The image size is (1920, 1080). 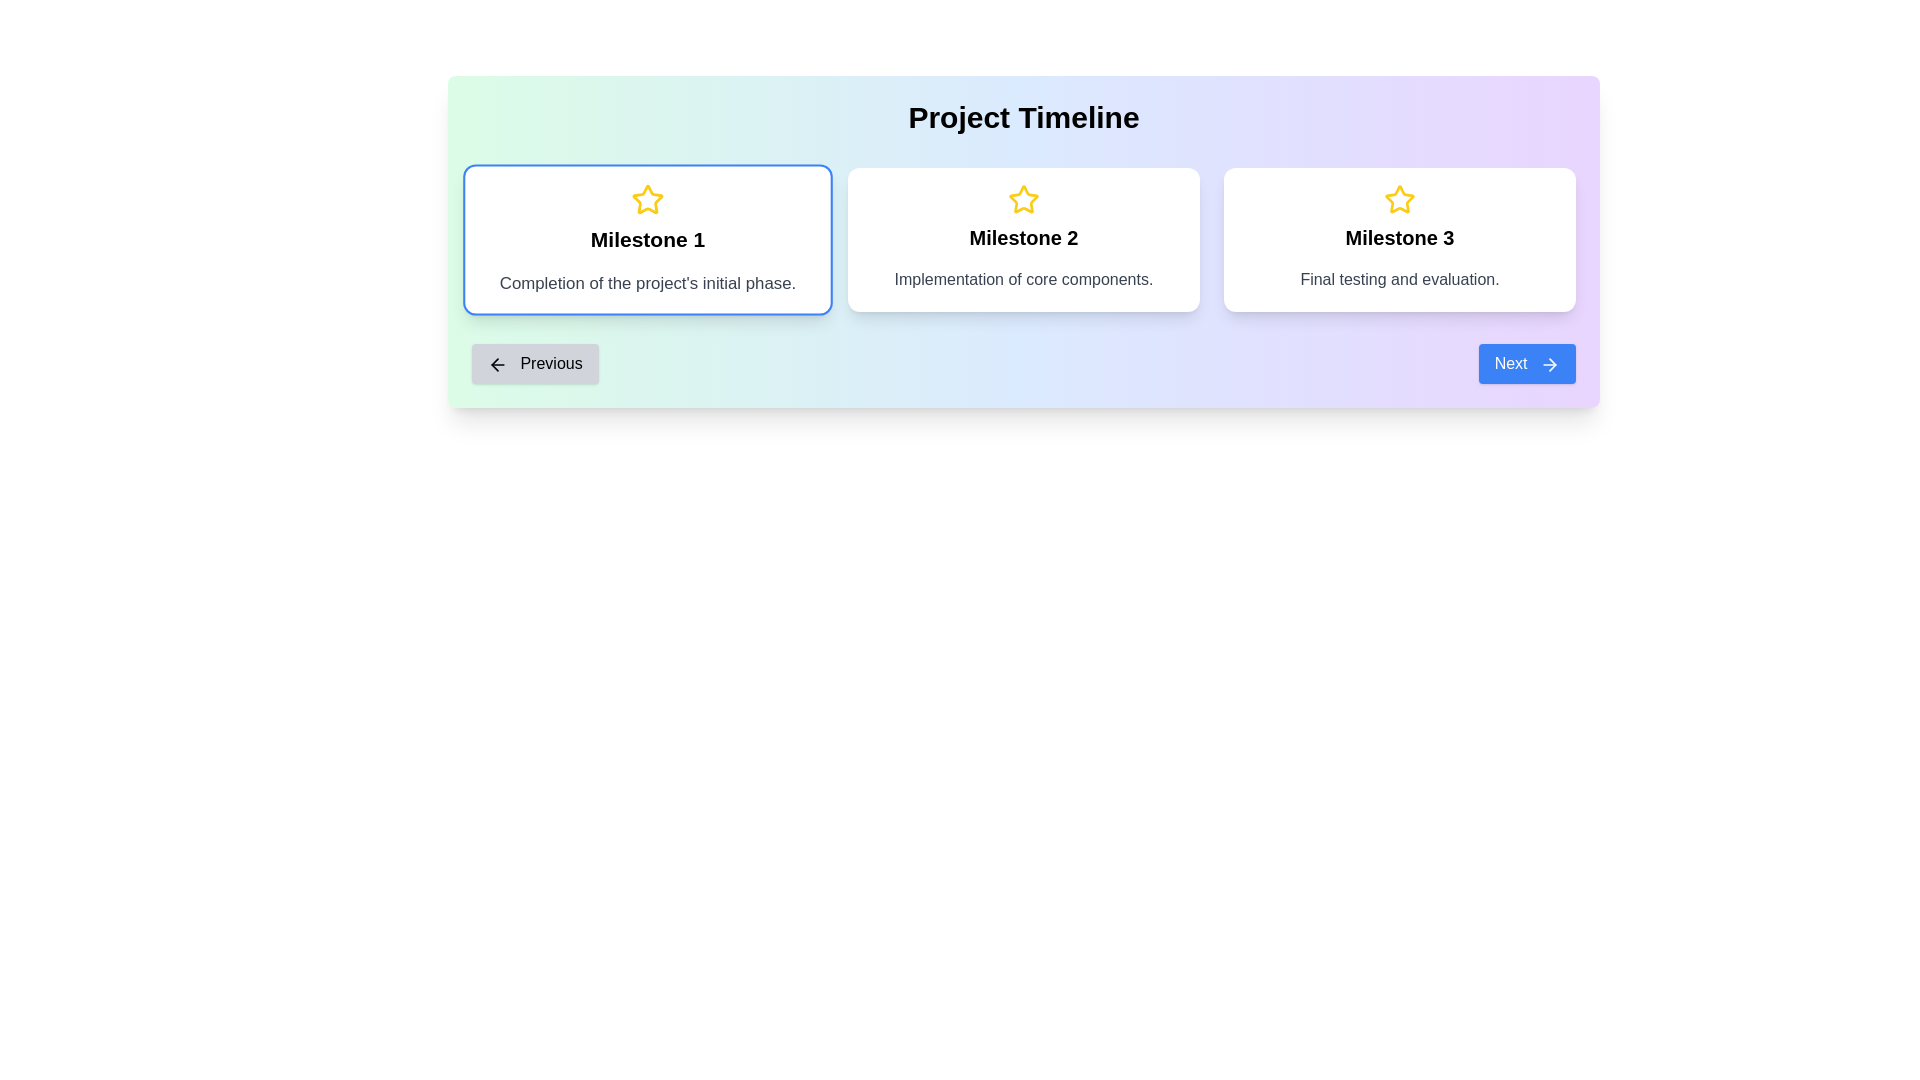 What do you see at coordinates (1399, 280) in the screenshot?
I see `the static text providing additional information for 'Milestone 3' located beneath the title and icon in the white card` at bounding box center [1399, 280].